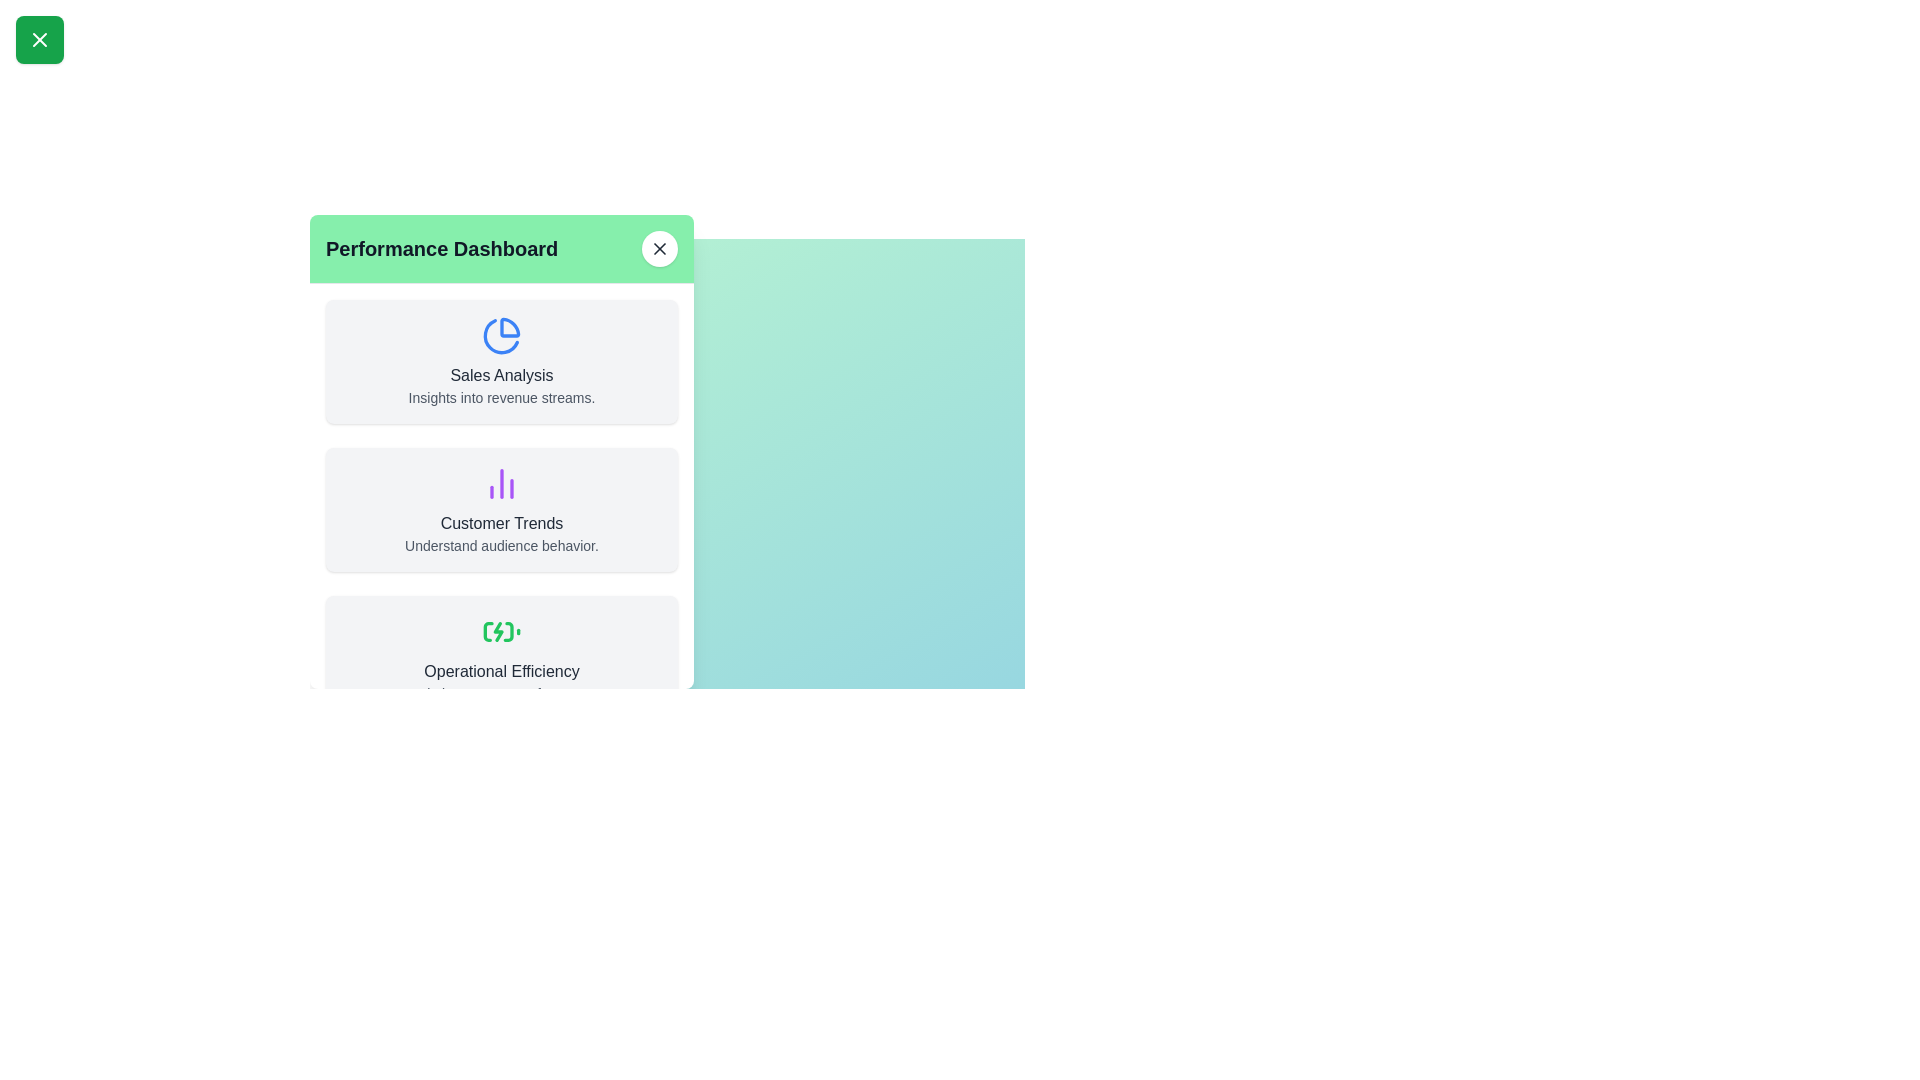 This screenshot has height=1080, width=1920. I want to click on text label that is centrally aligned inside the third card in the vertical stack on the left panel, located below a green icon, with a light gray background and rounded corners, so click(502, 671).